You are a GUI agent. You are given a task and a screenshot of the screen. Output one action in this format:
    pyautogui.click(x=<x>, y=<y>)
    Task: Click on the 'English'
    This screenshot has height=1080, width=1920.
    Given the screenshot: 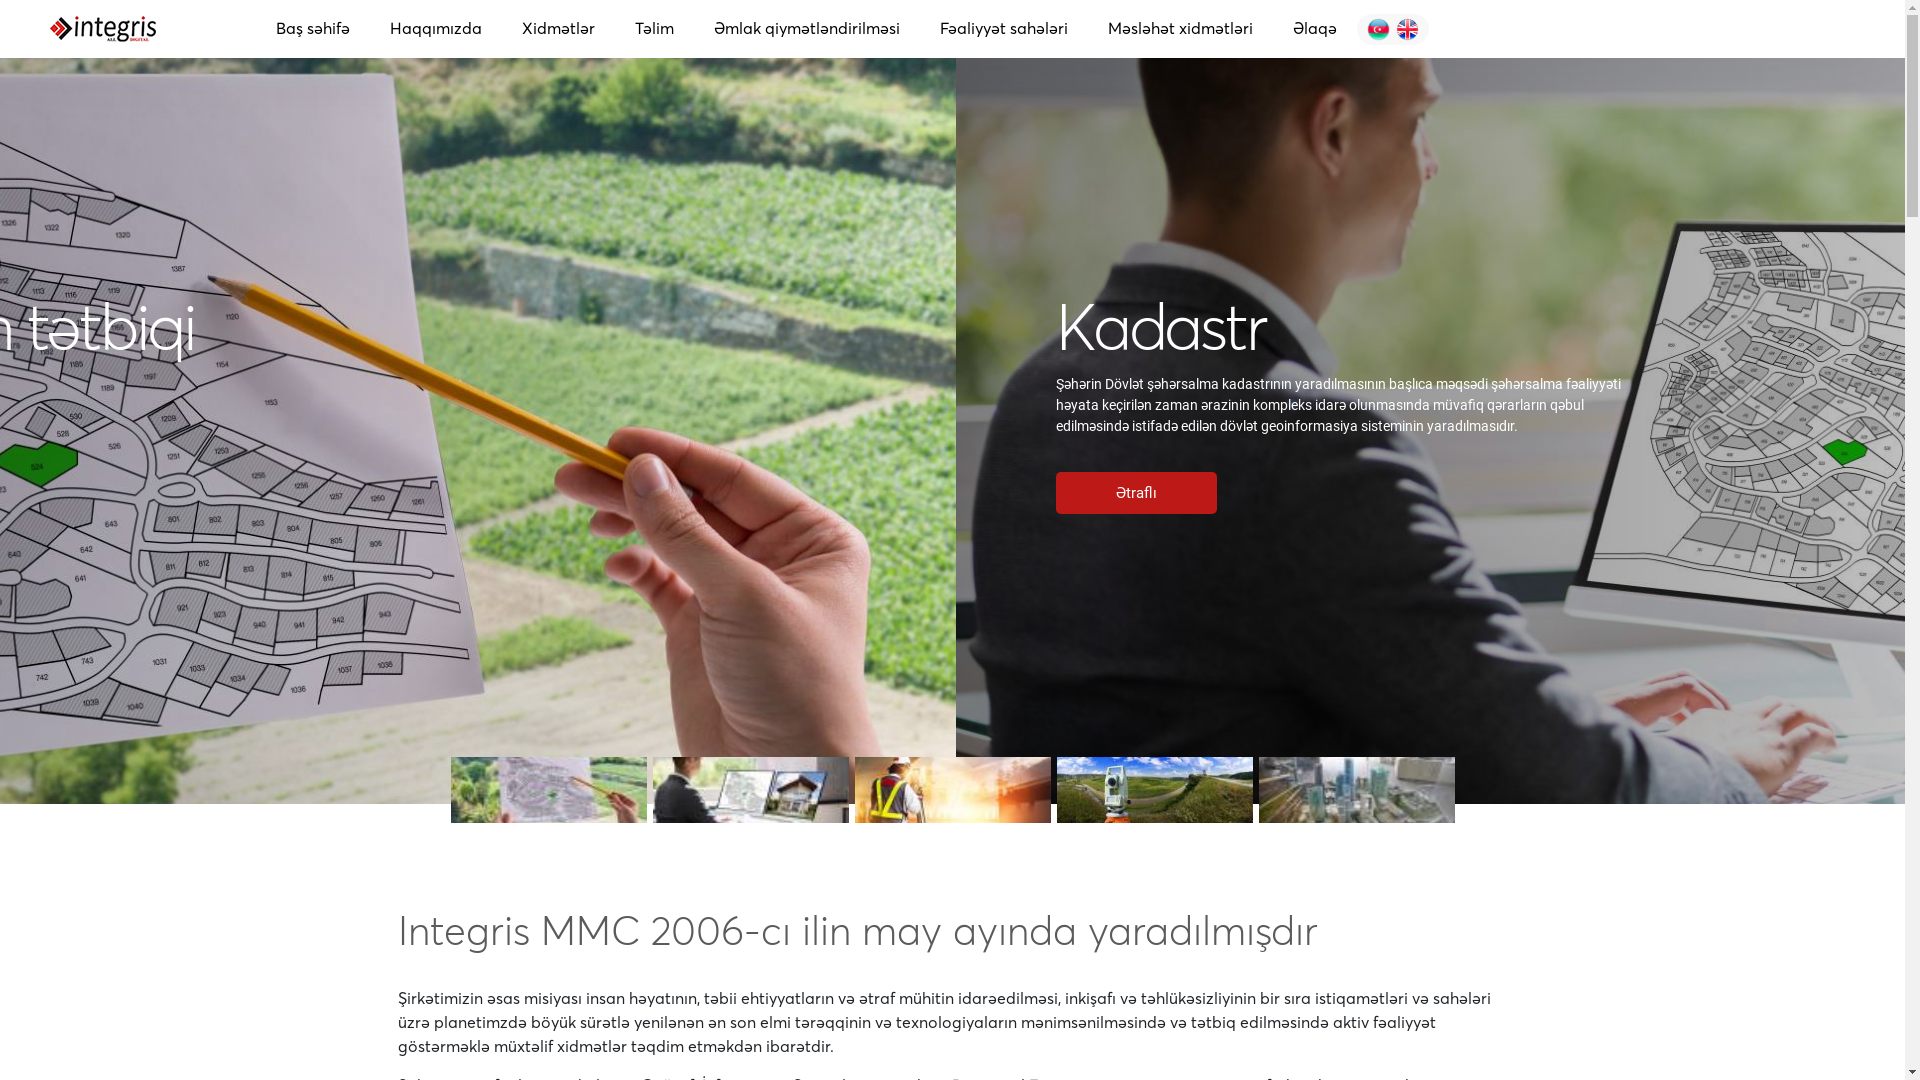 What is the action you would take?
    pyautogui.click(x=1377, y=29)
    